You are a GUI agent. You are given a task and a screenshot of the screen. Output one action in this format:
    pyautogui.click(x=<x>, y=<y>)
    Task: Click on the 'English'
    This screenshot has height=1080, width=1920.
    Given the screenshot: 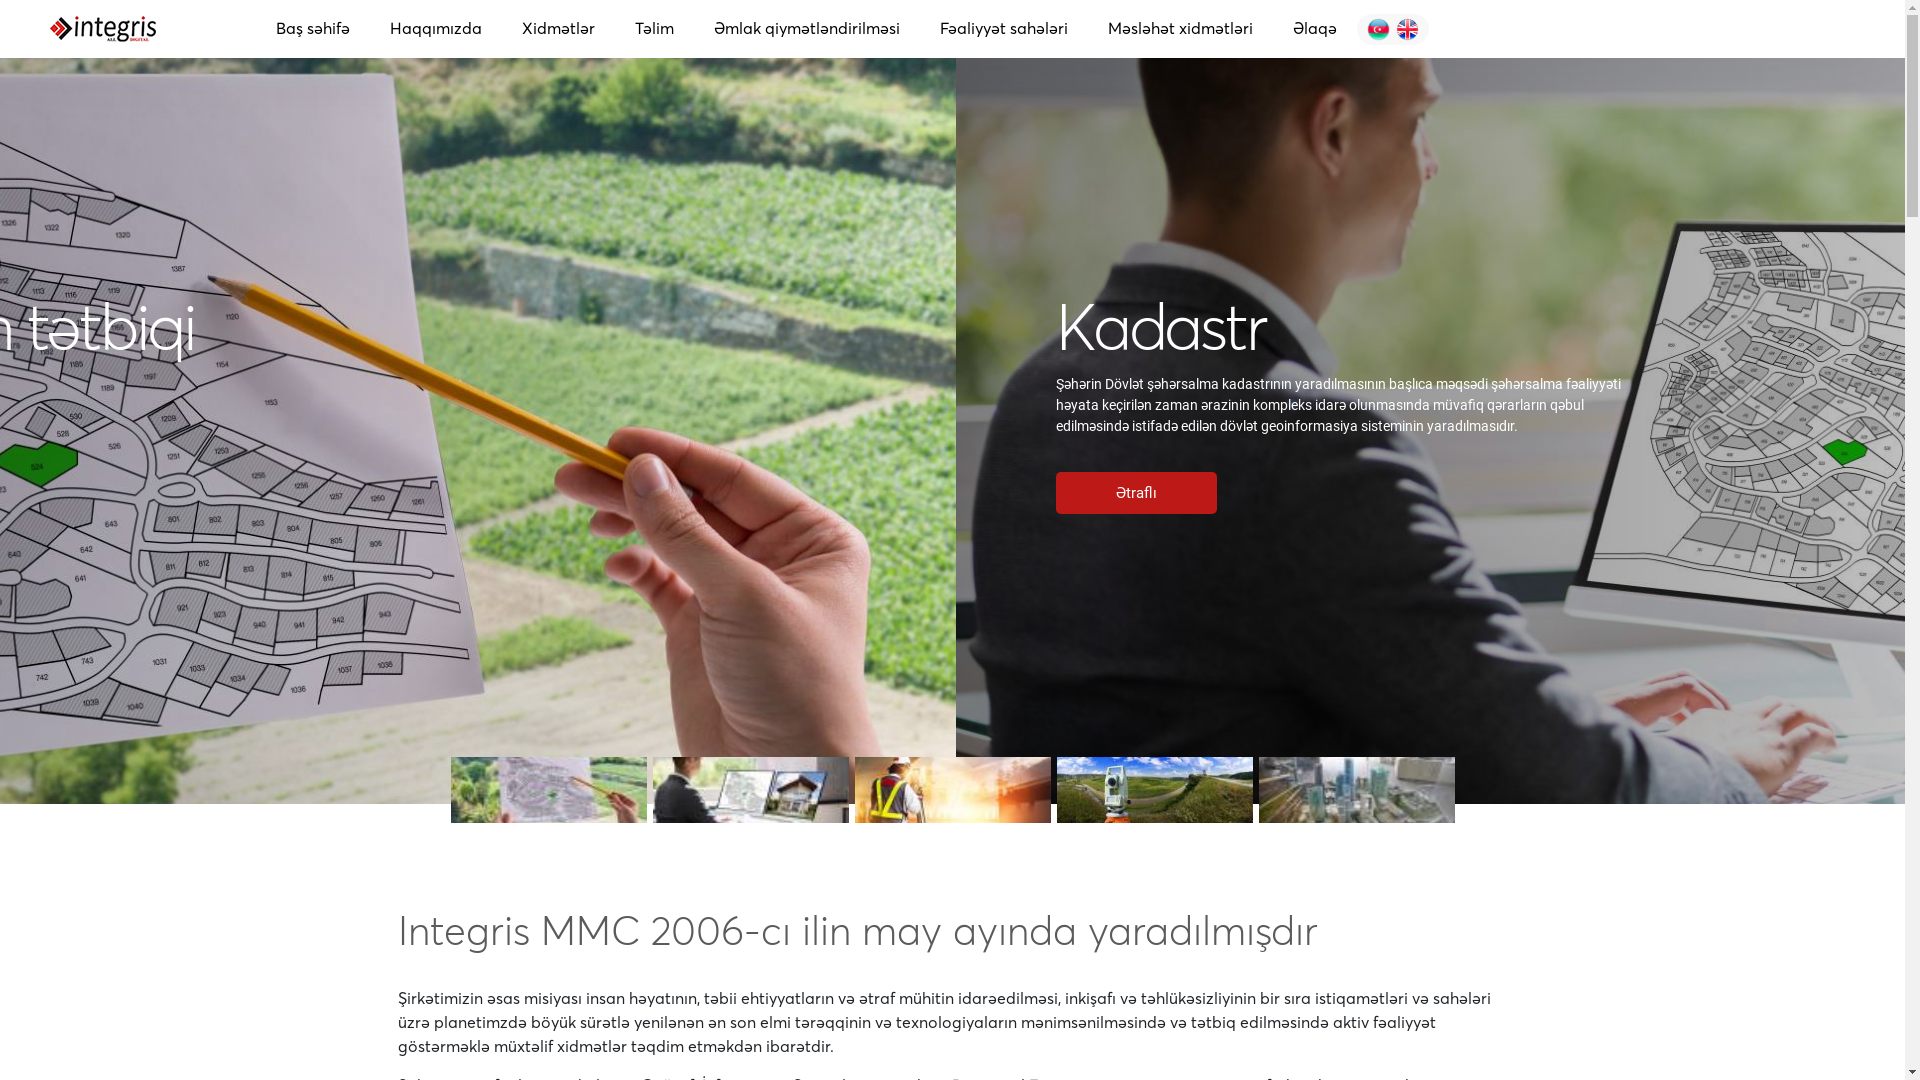 What is the action you would take?
    pyautogui.click(x=1377, y=29)
    